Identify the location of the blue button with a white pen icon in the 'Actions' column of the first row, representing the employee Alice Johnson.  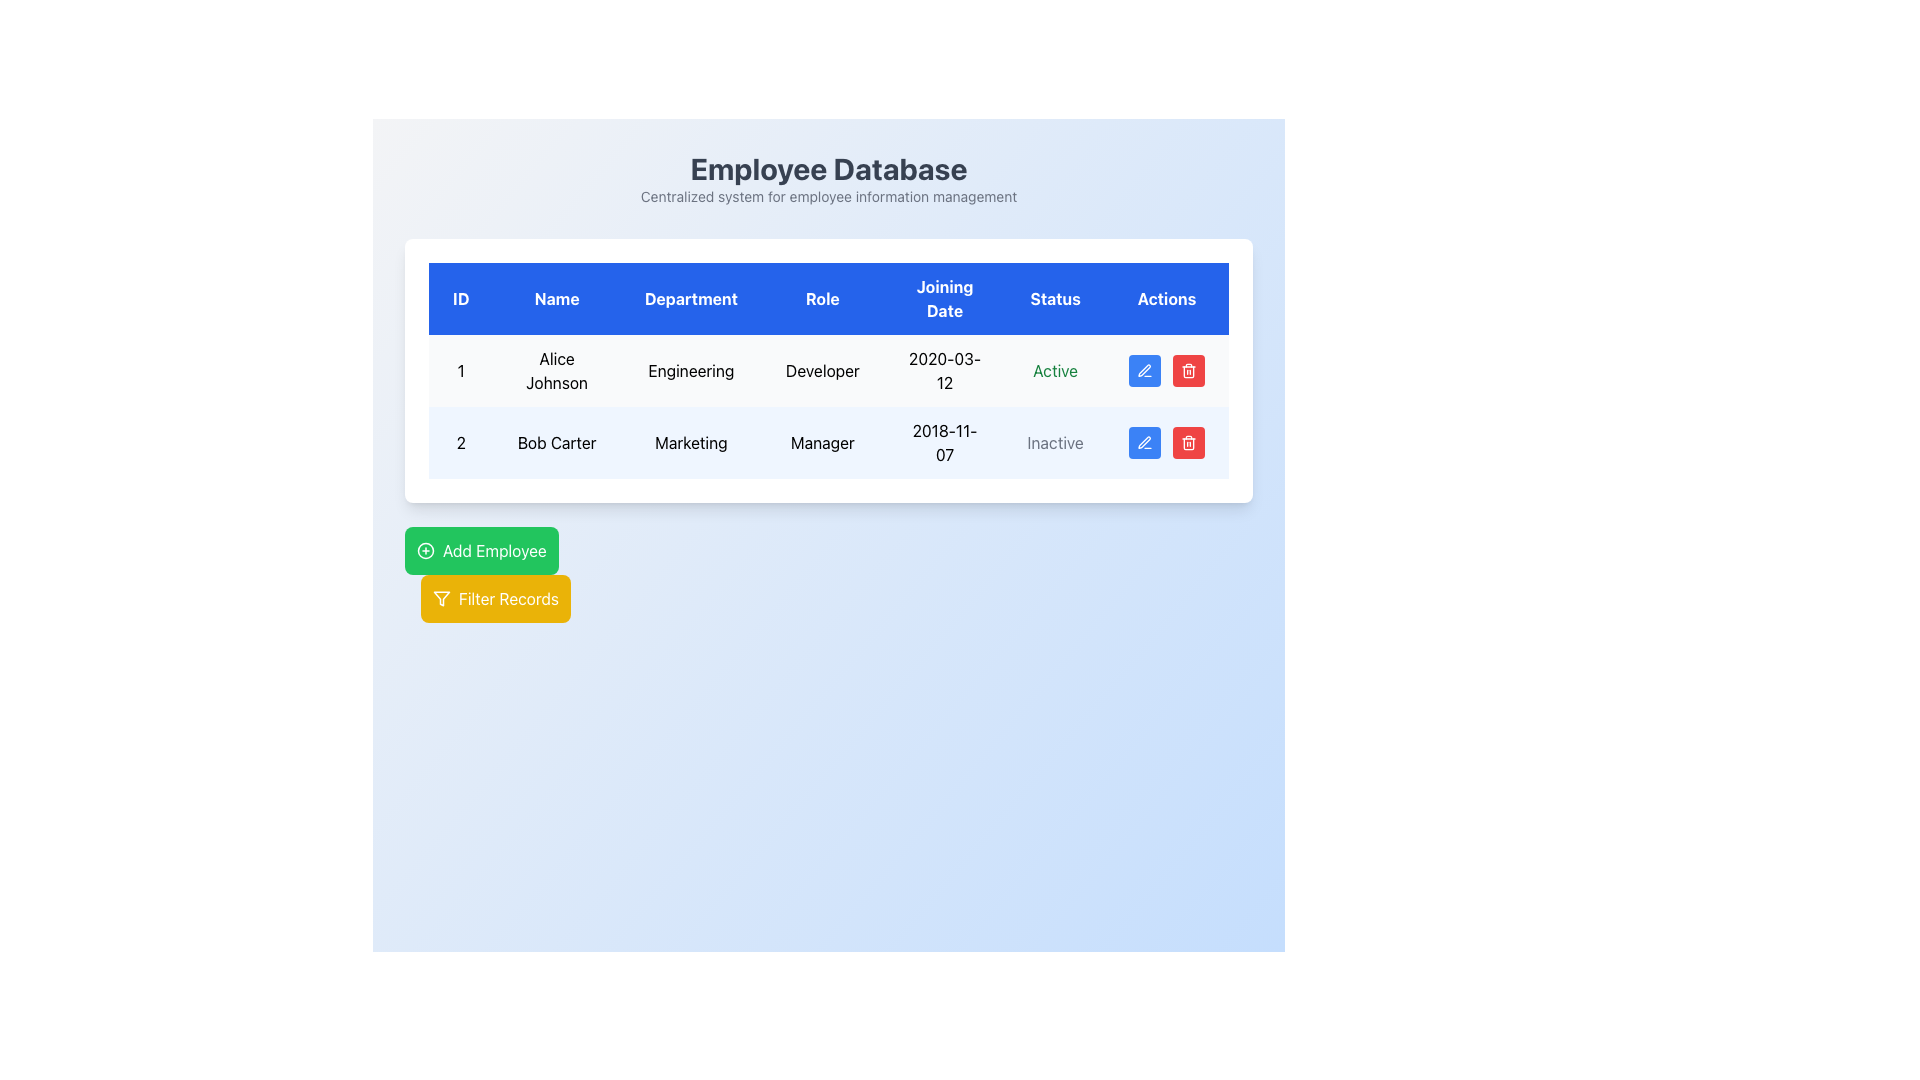
(1144, 370).